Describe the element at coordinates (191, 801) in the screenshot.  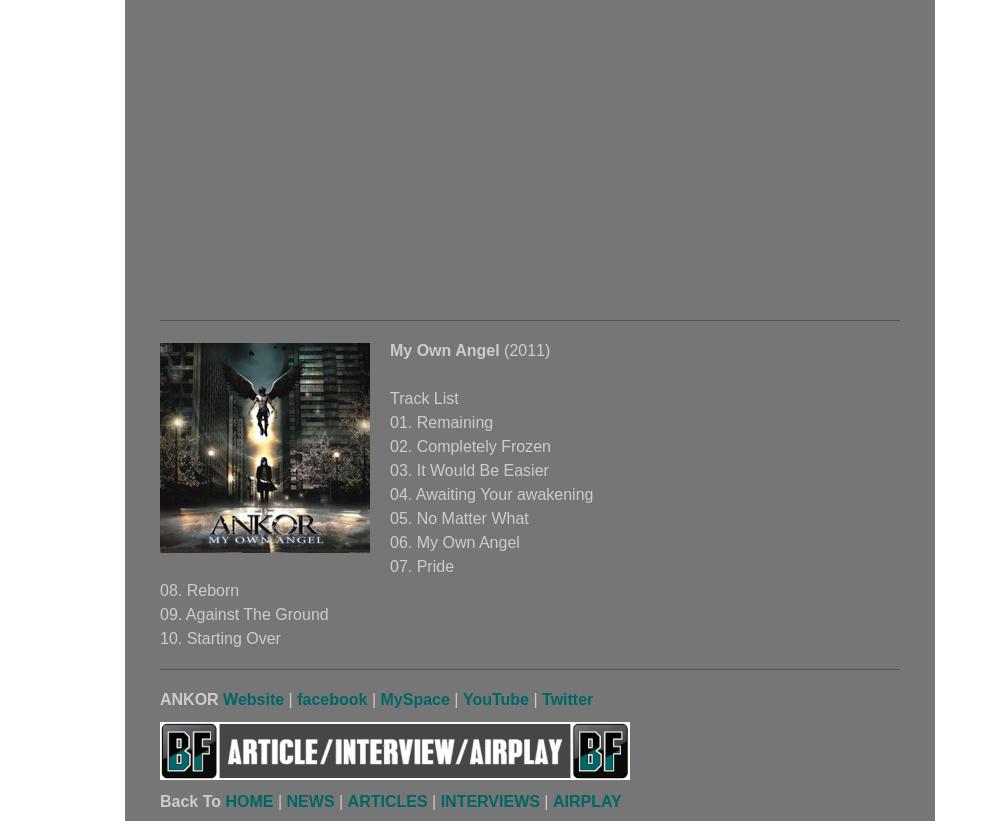
I see `'Back To'` at that location.